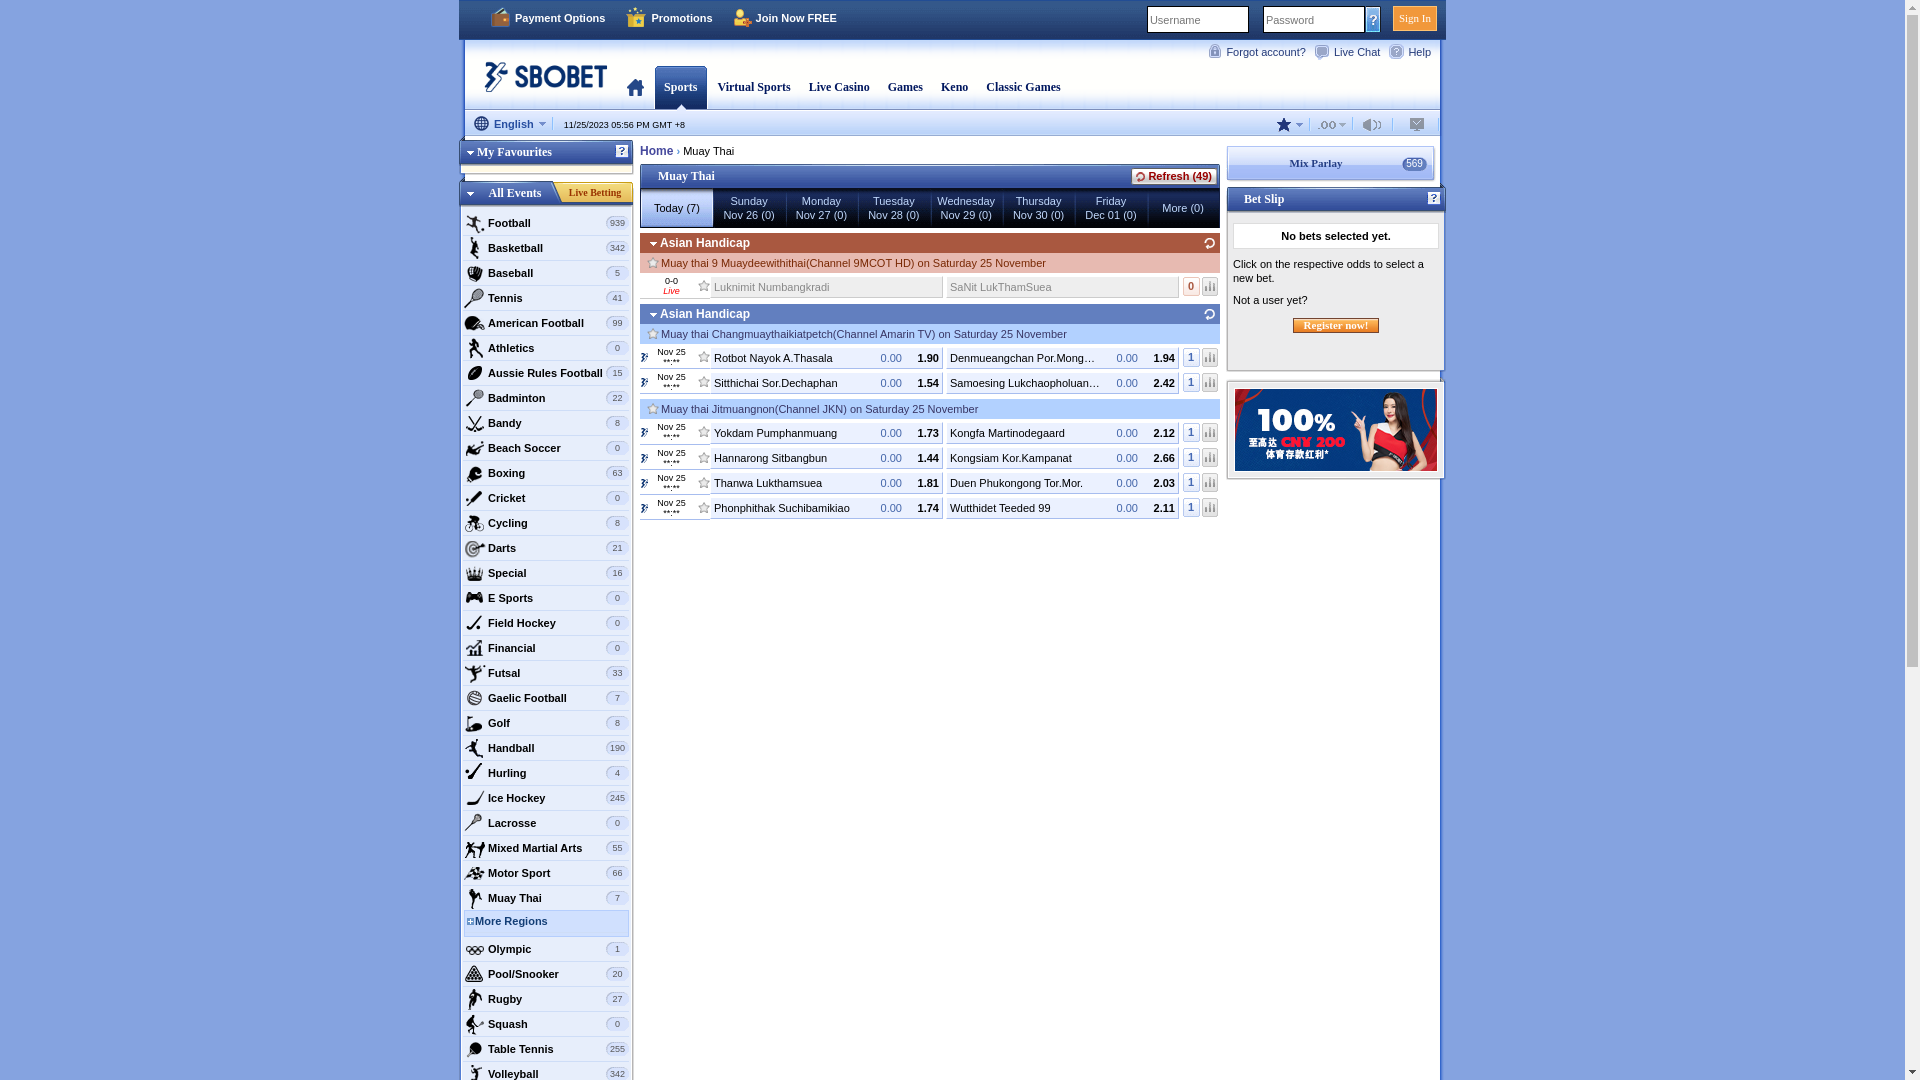 This screenshot has height=1080, width=1920. I want to click on 'Field Hockey, so click(546, 622).